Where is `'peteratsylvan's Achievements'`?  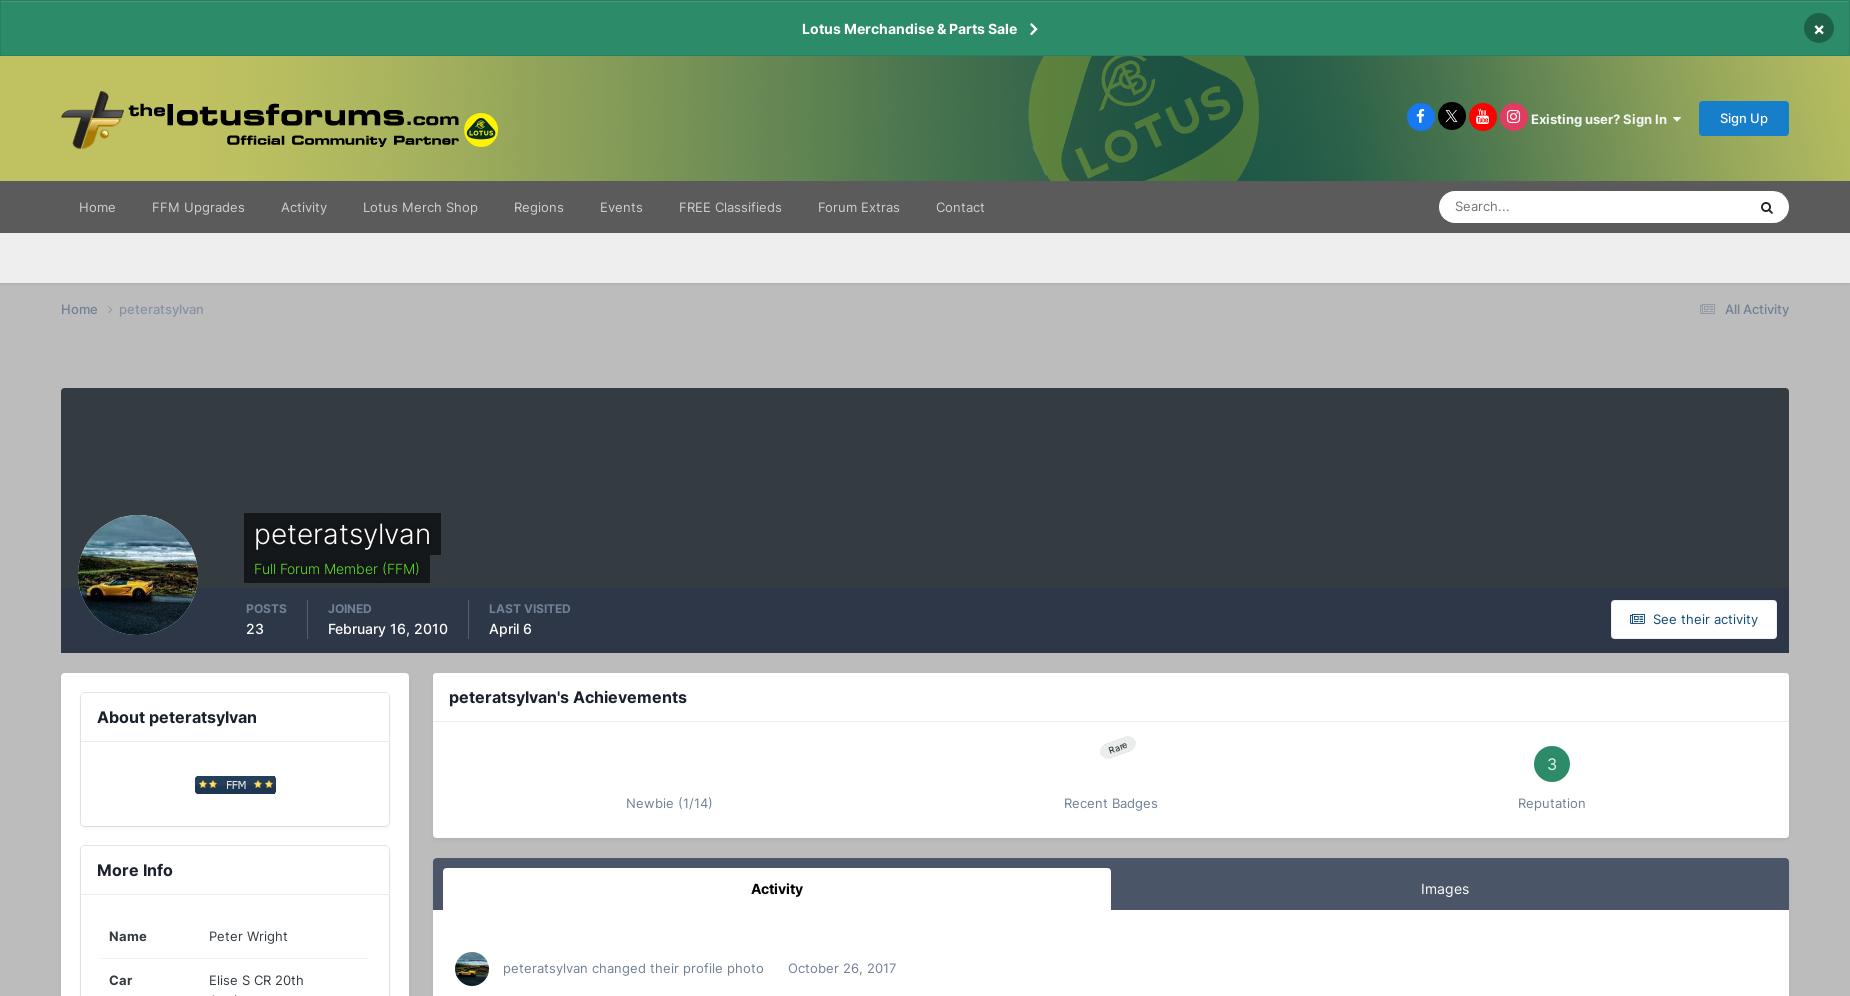 'peteratsylvan's Achievements' is located at coordinates (567, 697).